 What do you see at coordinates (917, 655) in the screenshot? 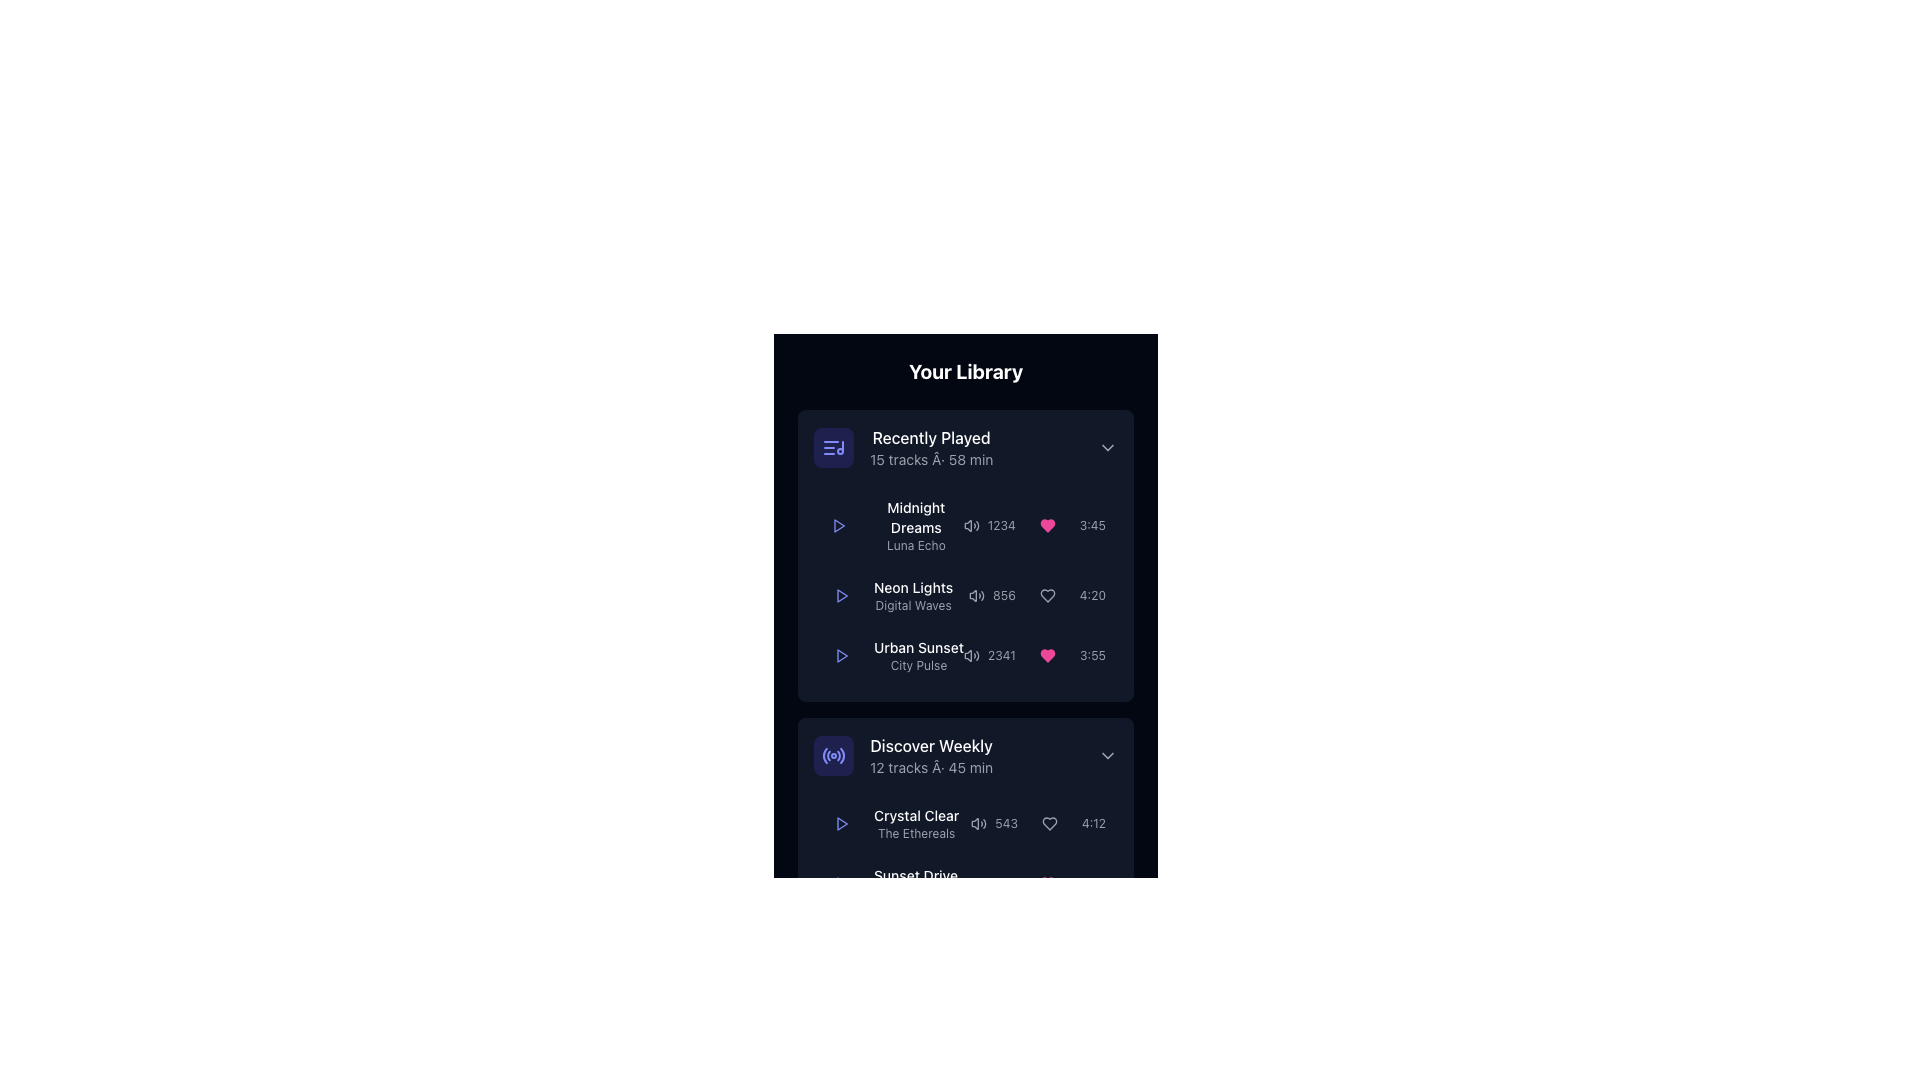
I see `the textual part of the third item in the 'Recently Played' section, which displays the title and subtitle of a song or playlist` at bounding box center [917, 655].